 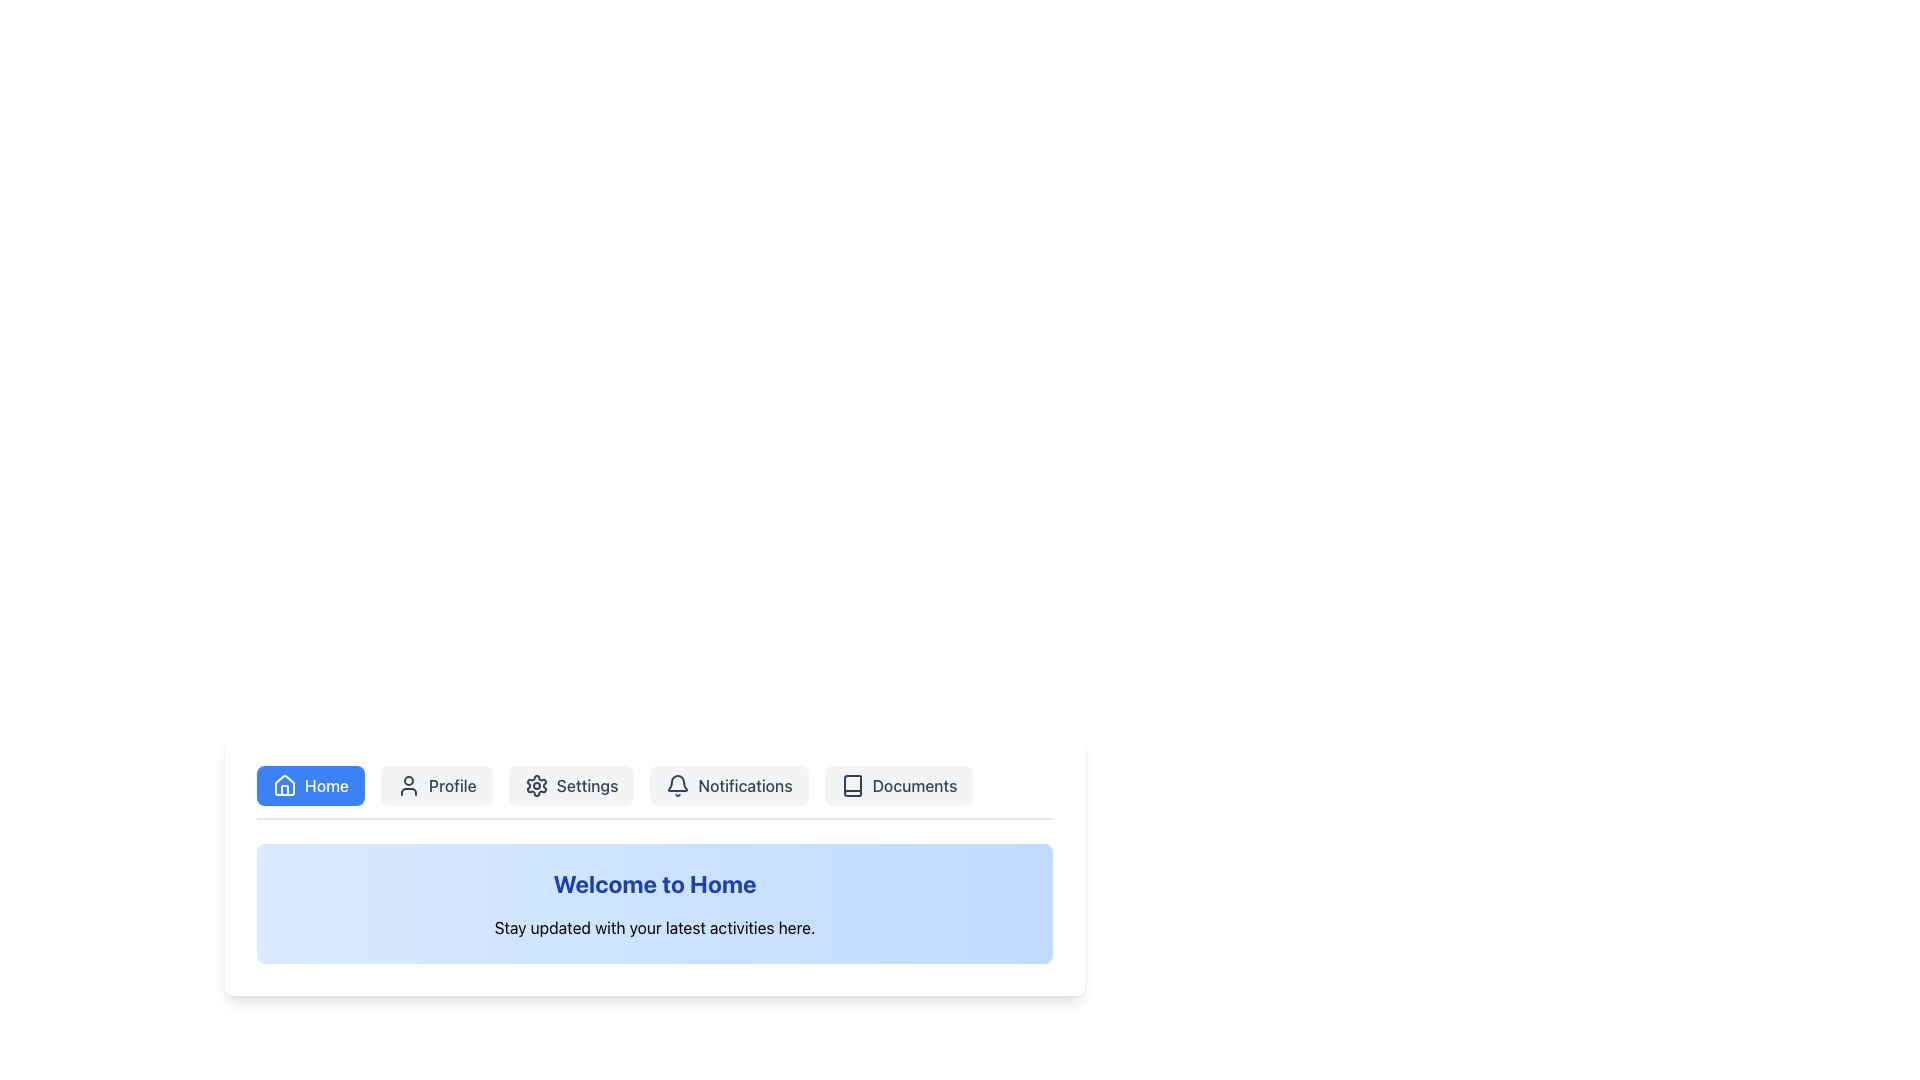 What do you see at coordinates (536, 785) in the screenshot?
I see `the settings icon located in the navigation bar, which is positioned between the profile and notification icons` at bounding box center [536, 785].